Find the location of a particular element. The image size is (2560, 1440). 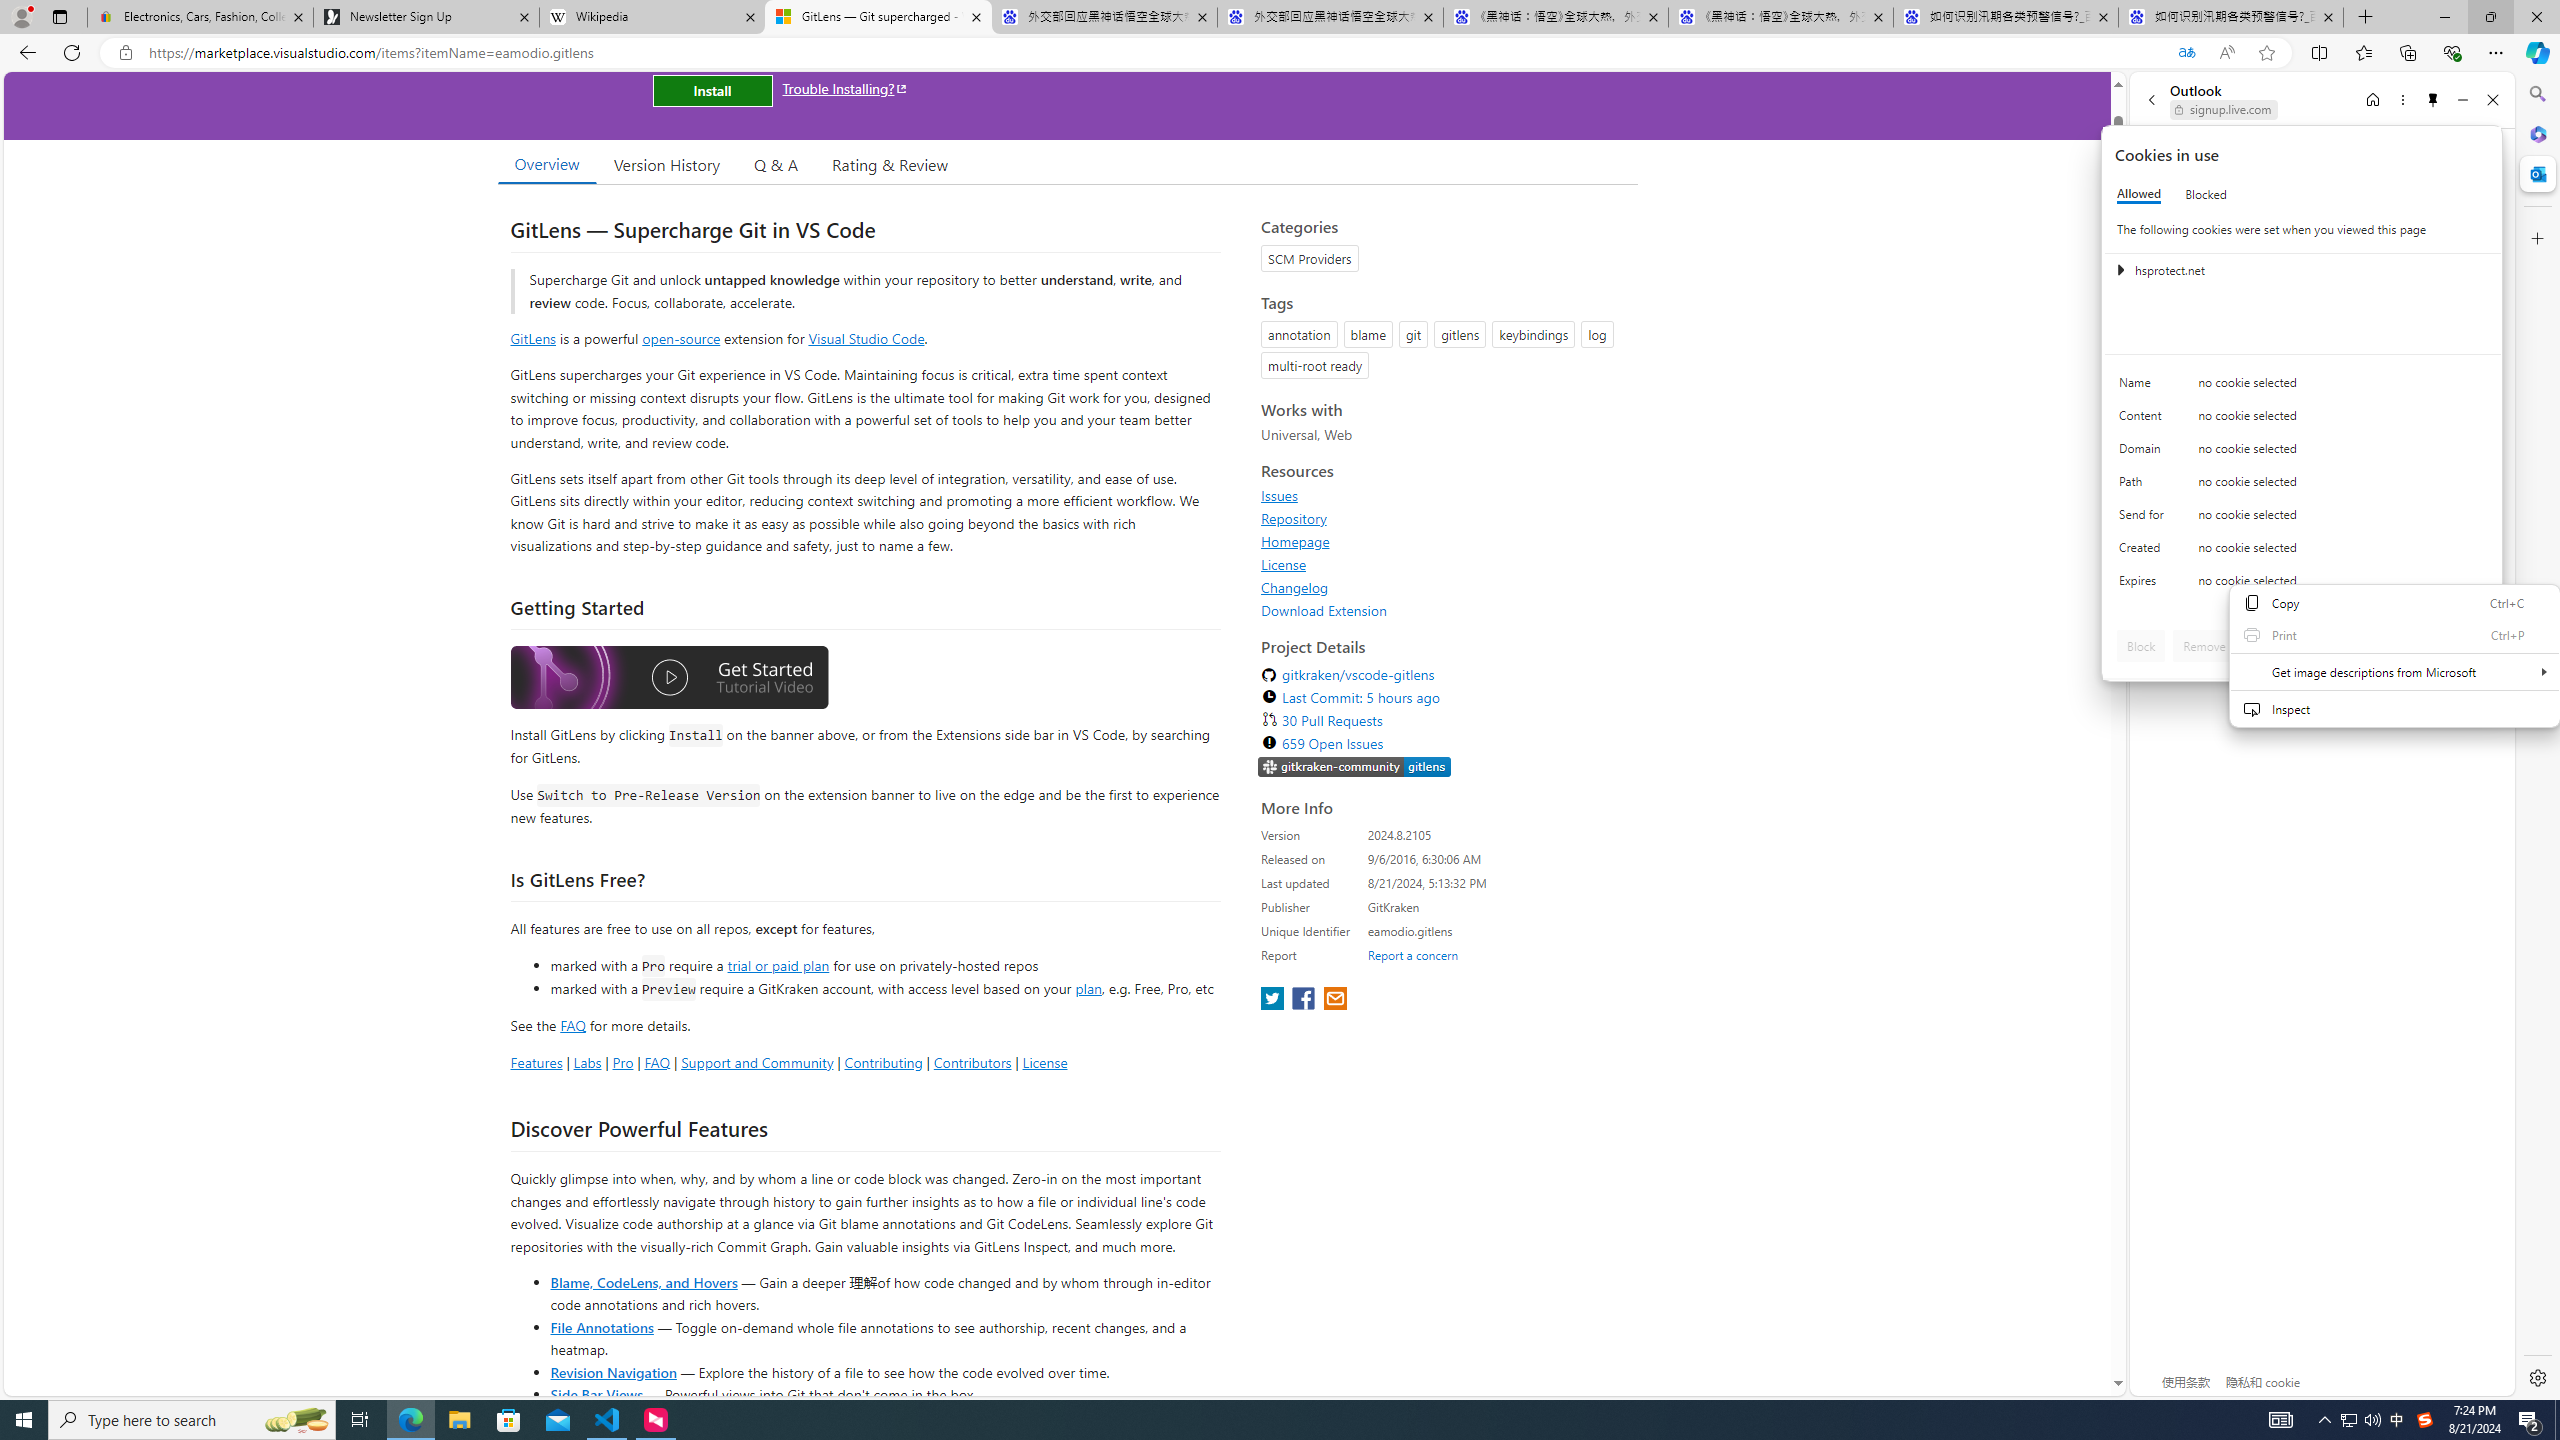

'Path' is located at coordinates (2144, 486).